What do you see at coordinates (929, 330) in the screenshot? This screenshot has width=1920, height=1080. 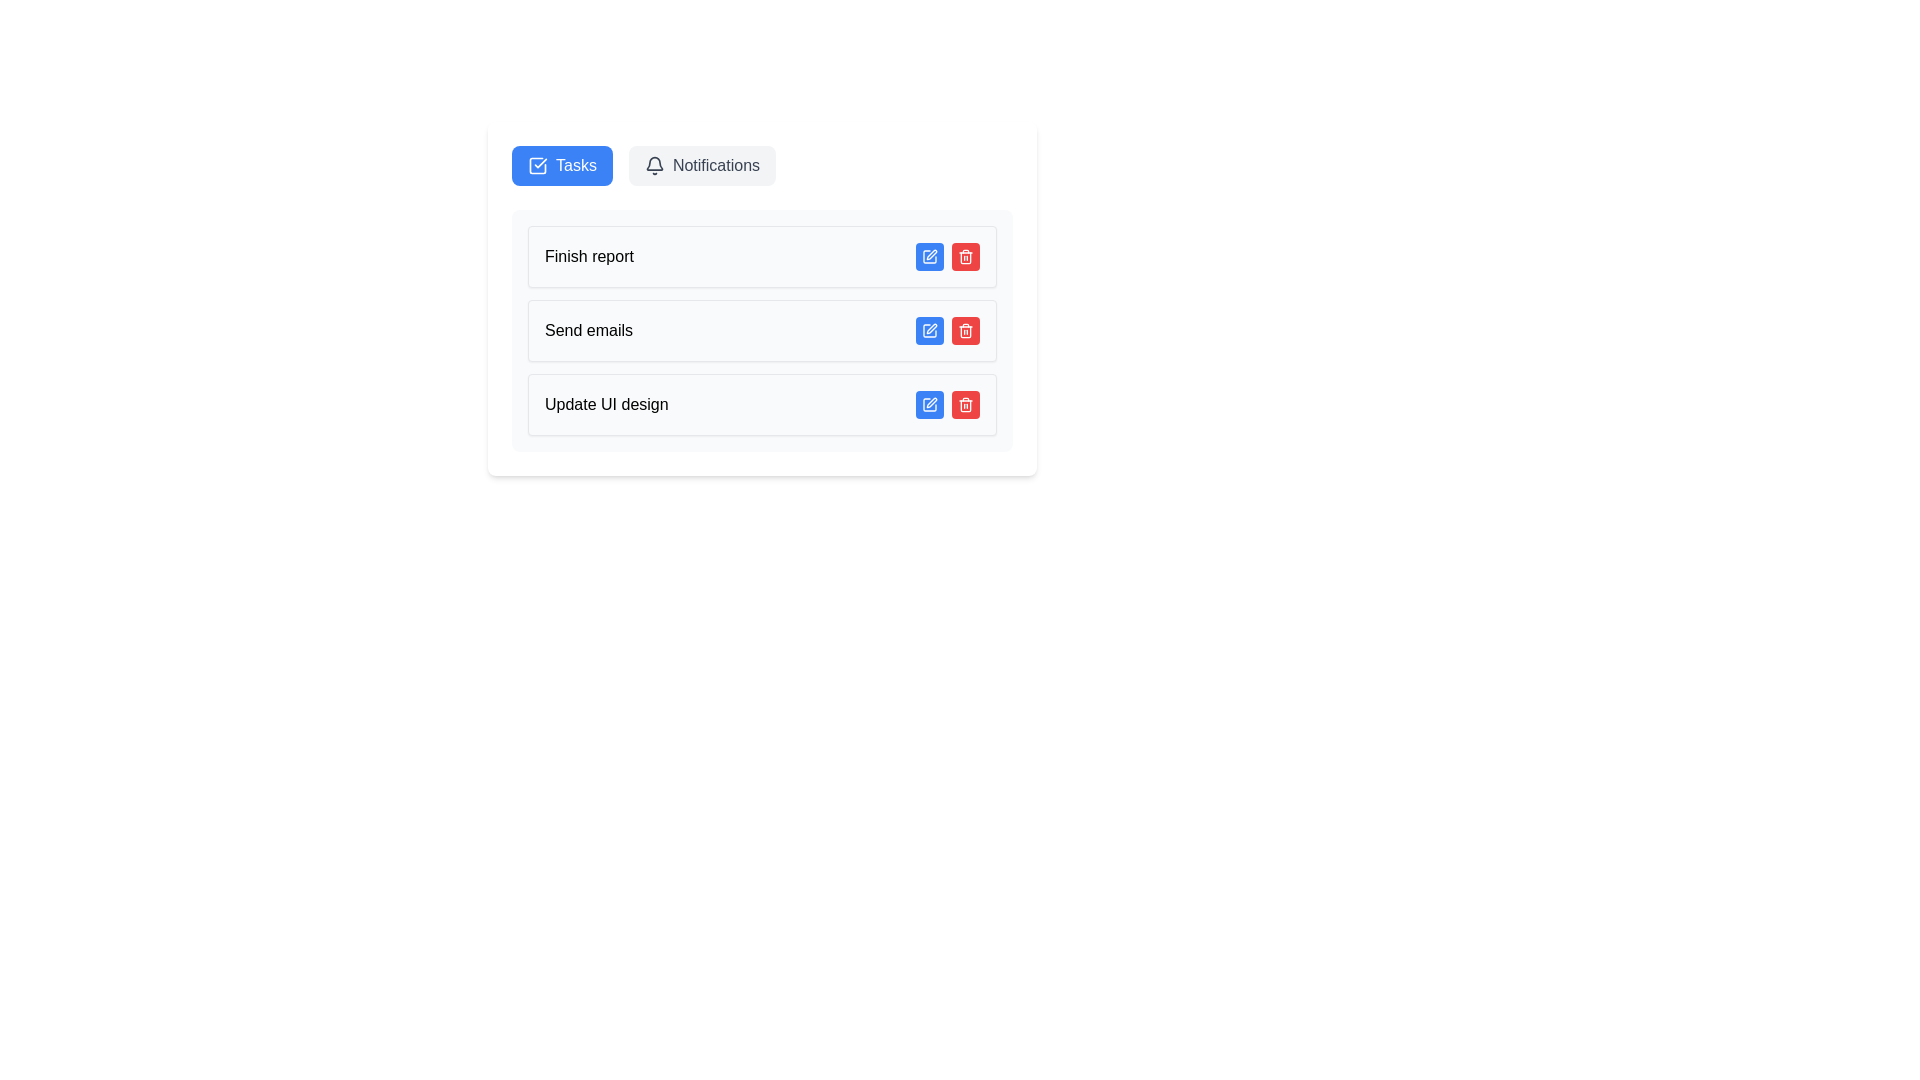 I see `the second edit button for the 'Send emails' task` at bounding box center [929, 330].